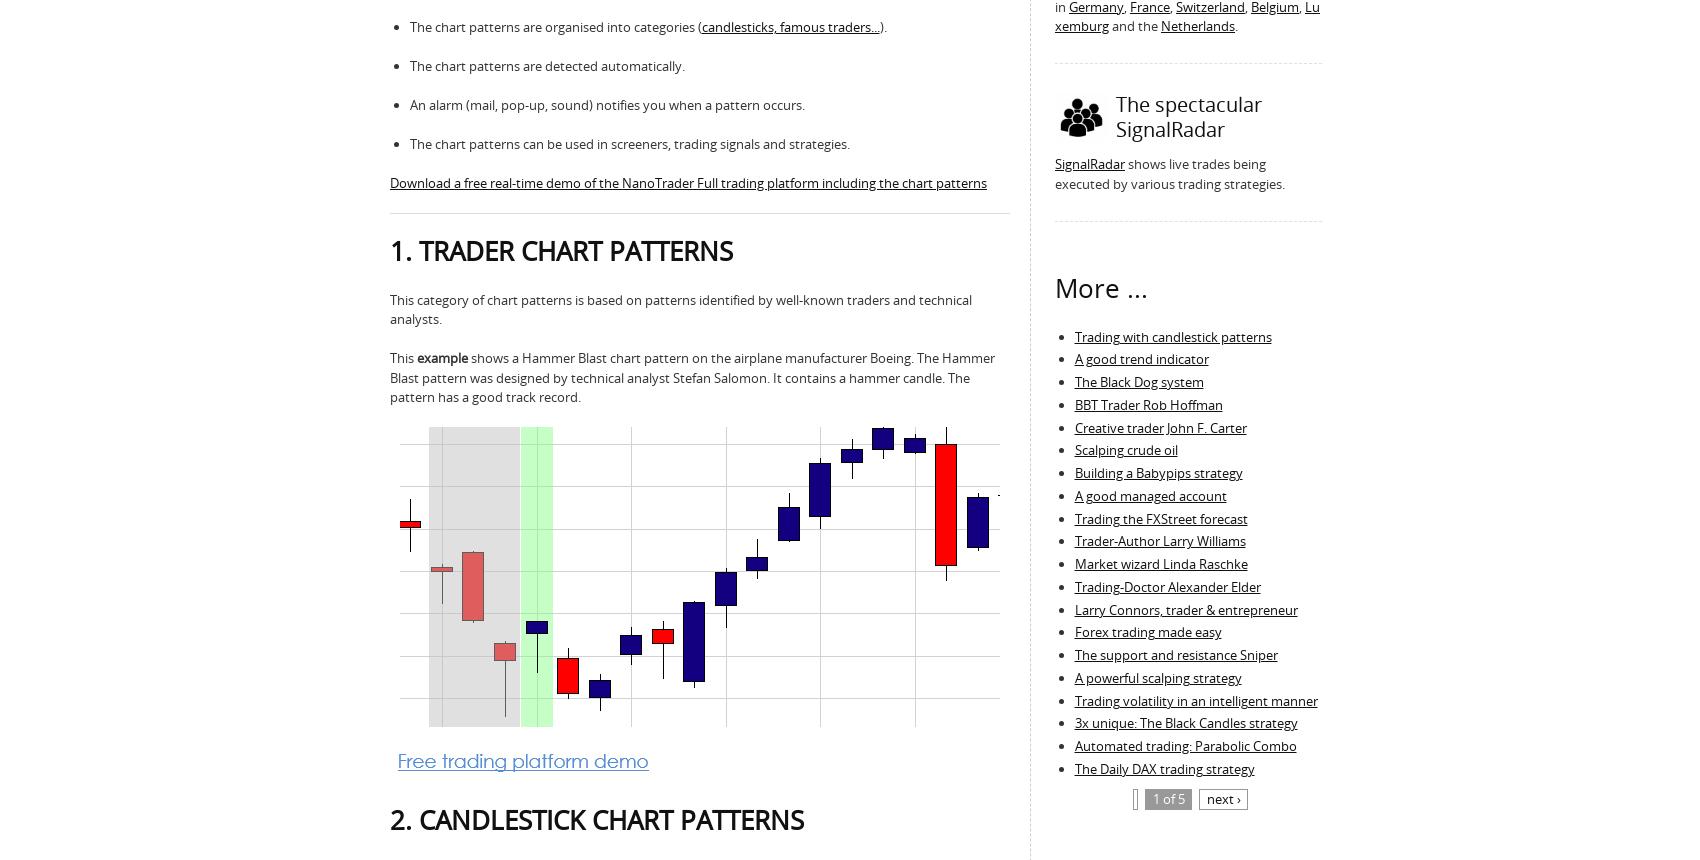  Describe the element at coordinates (605, 102) in the screenshot. I see `'An alarm (mail, pop-up, sound) notifies you when a pattern occurs.'` at that location.